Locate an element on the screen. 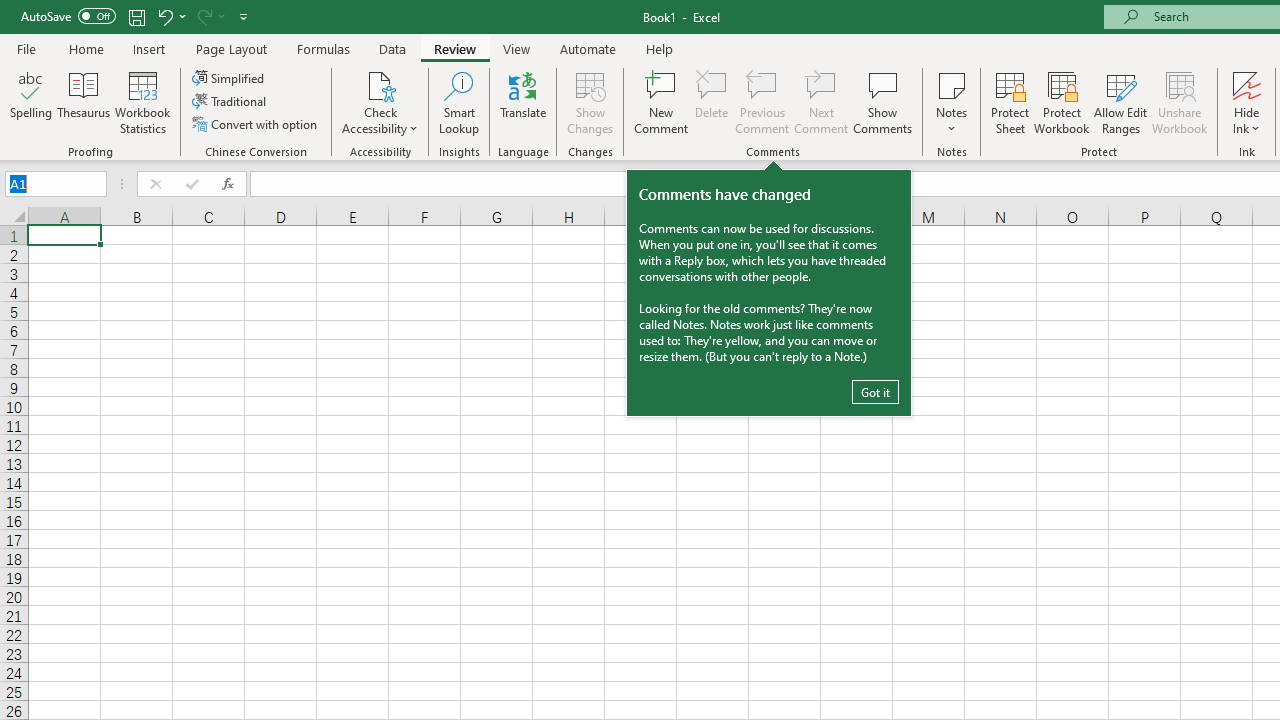  'Translate' is located at coordinates (523, 103).